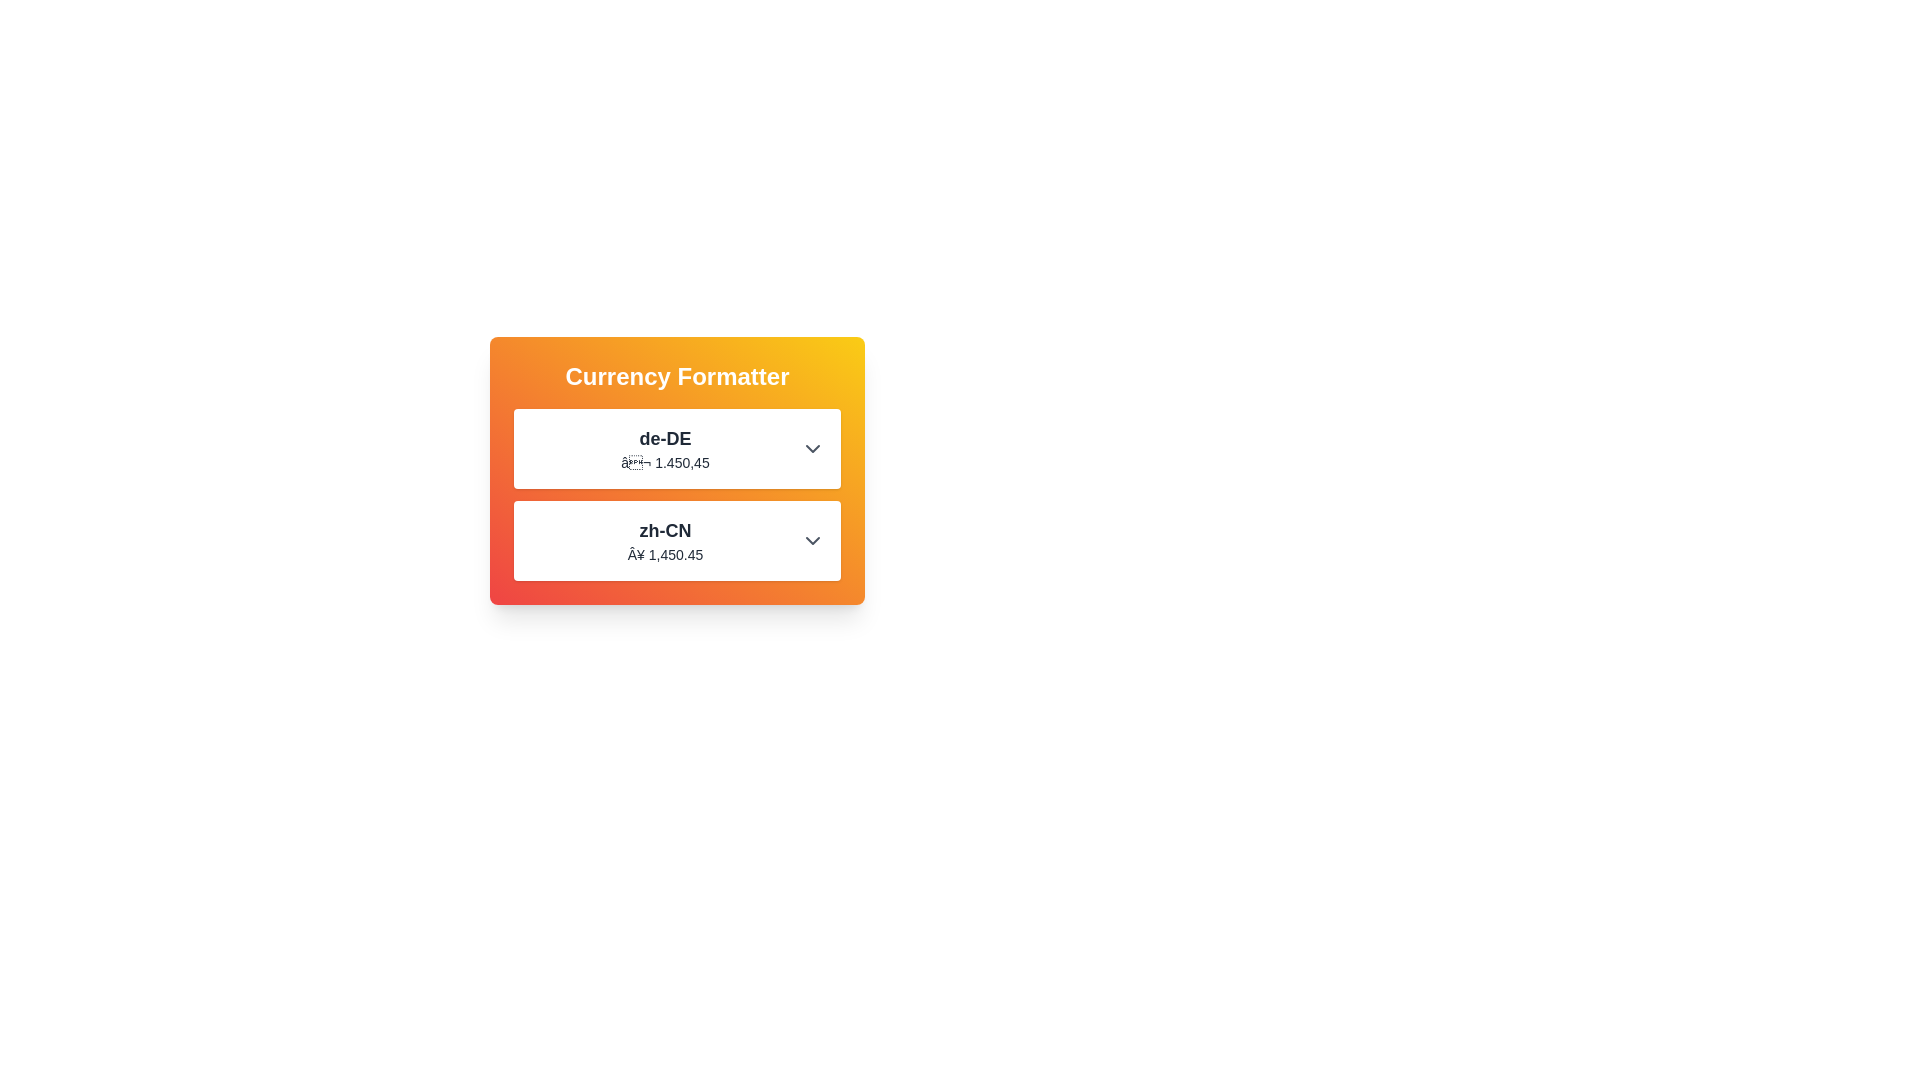 The image size is (1920, 1080). I want to click on the dropdown entry displaying 'zh-CN' with the price '¥ 1,450.45', so click(677, 540).